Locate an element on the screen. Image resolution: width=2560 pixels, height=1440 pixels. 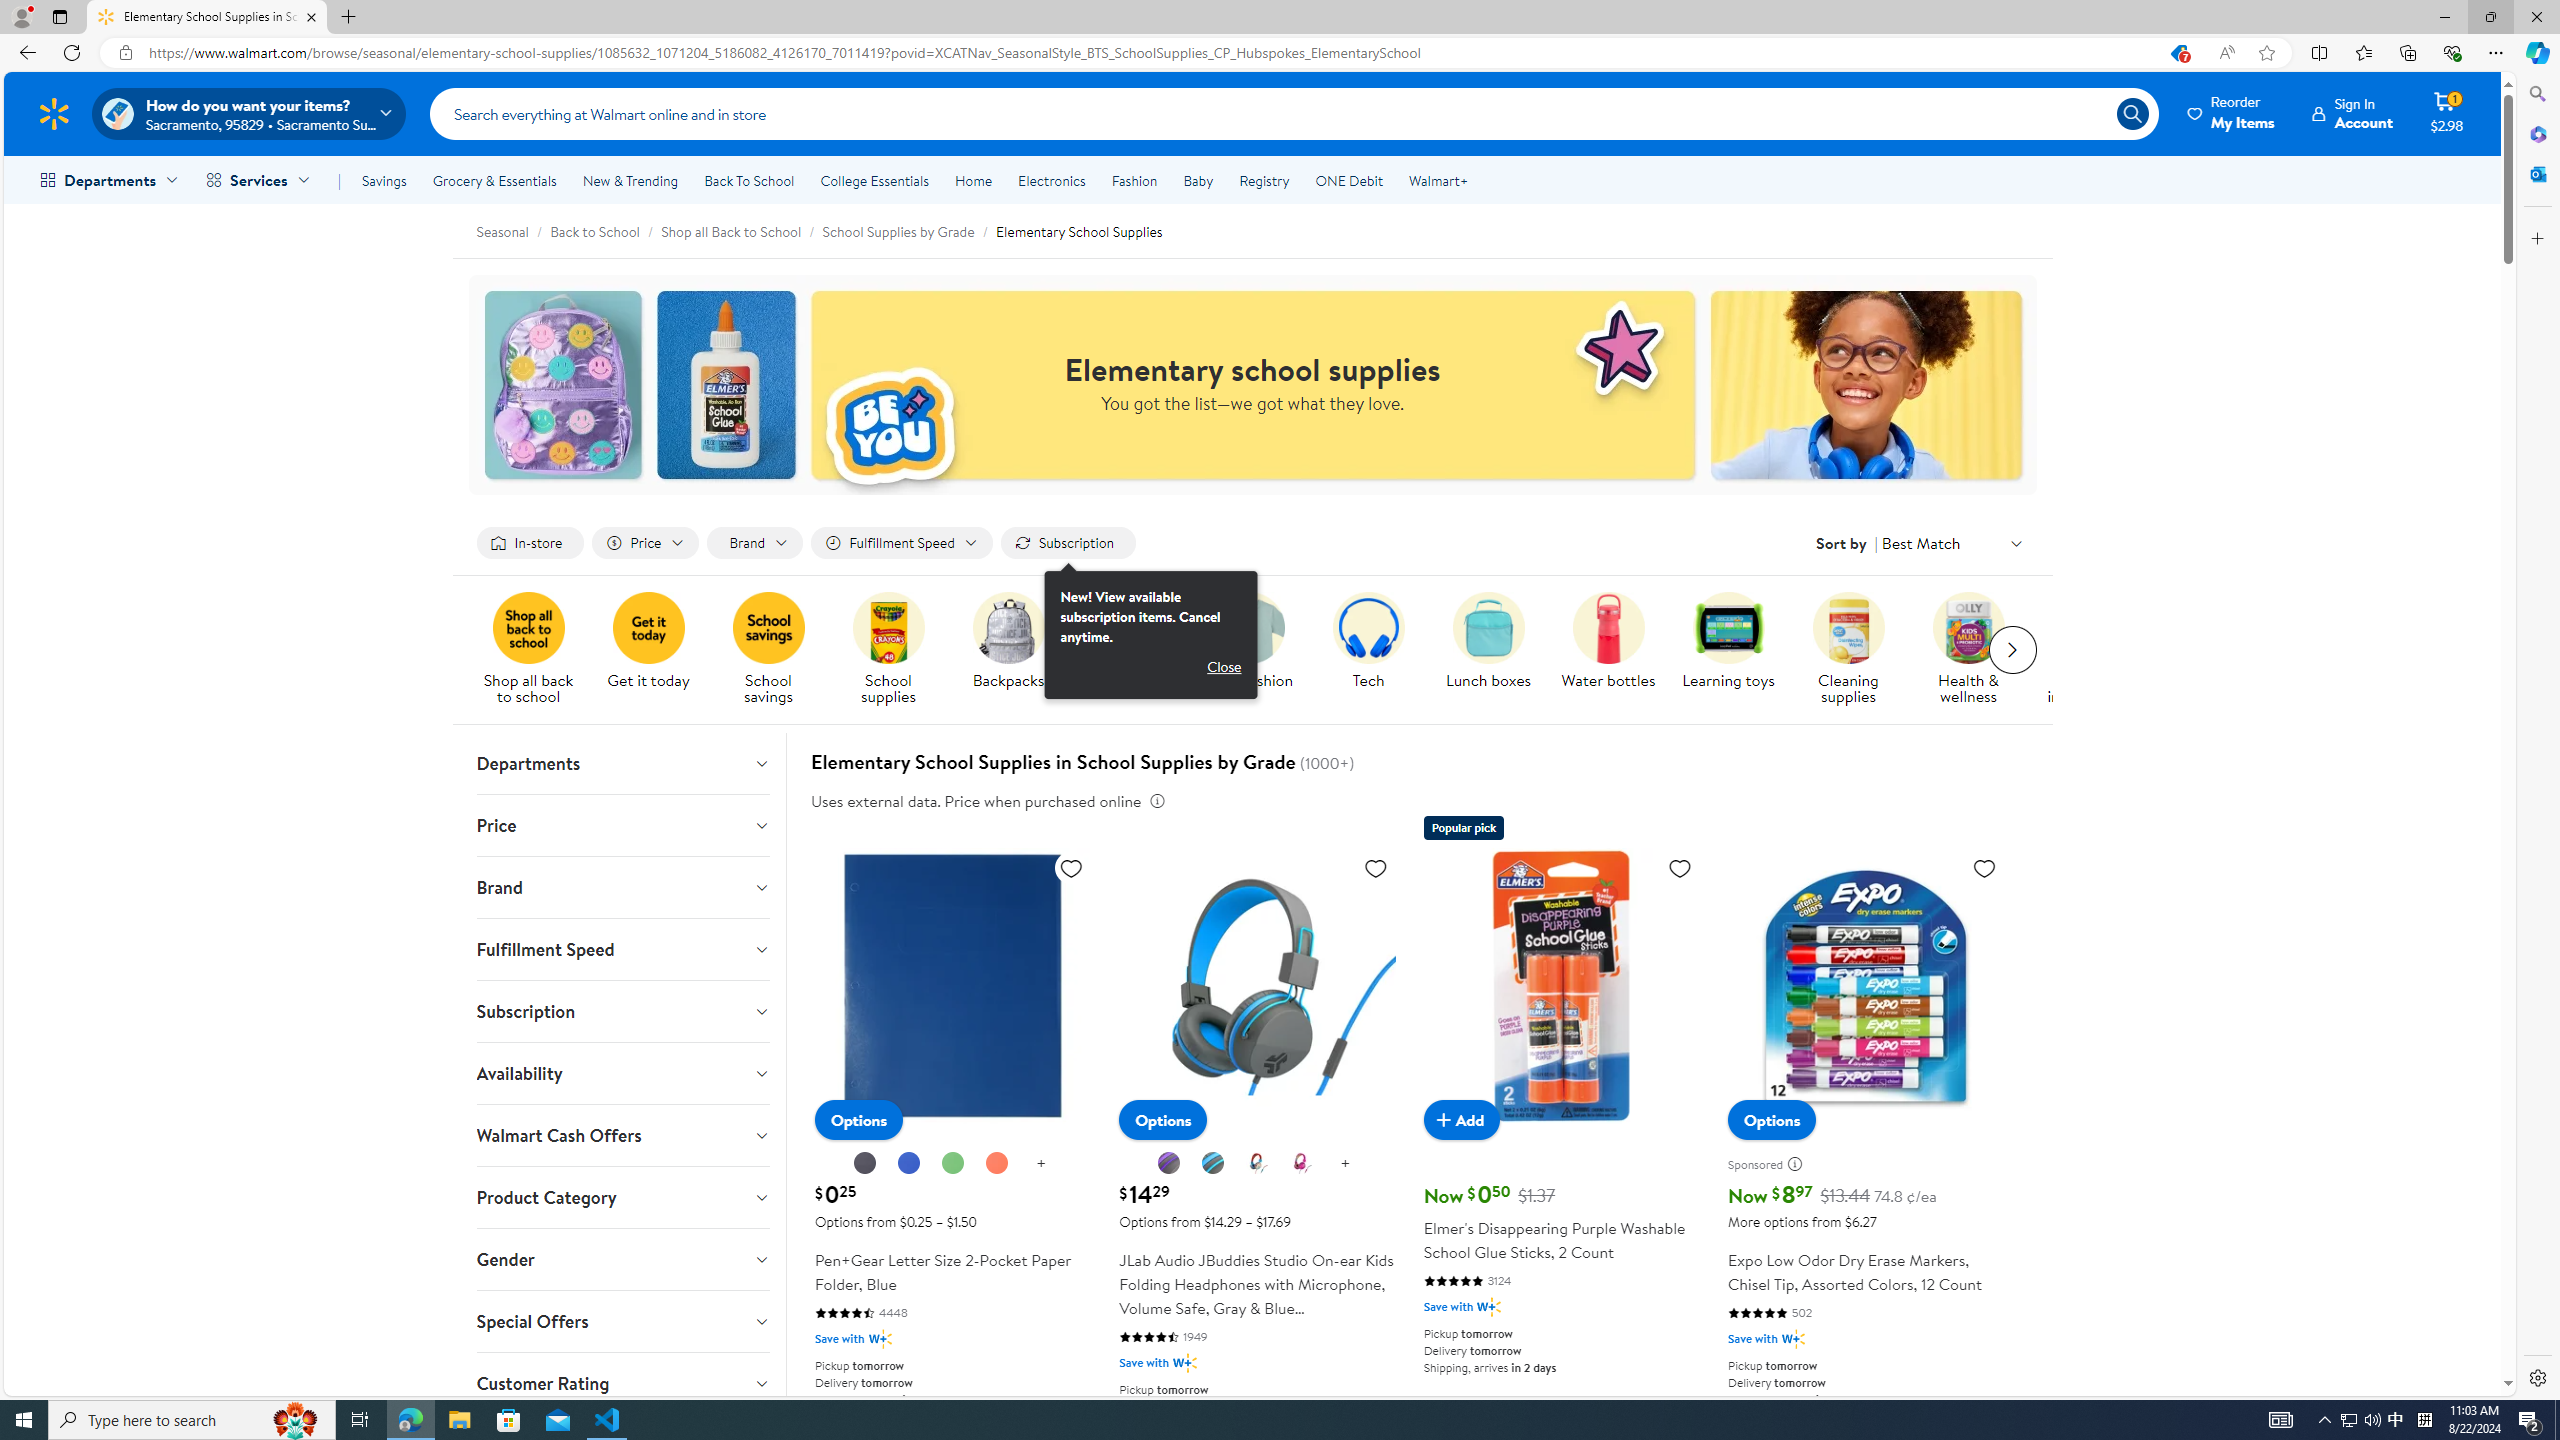
'Availability' is located at coordinates (623, 1072).